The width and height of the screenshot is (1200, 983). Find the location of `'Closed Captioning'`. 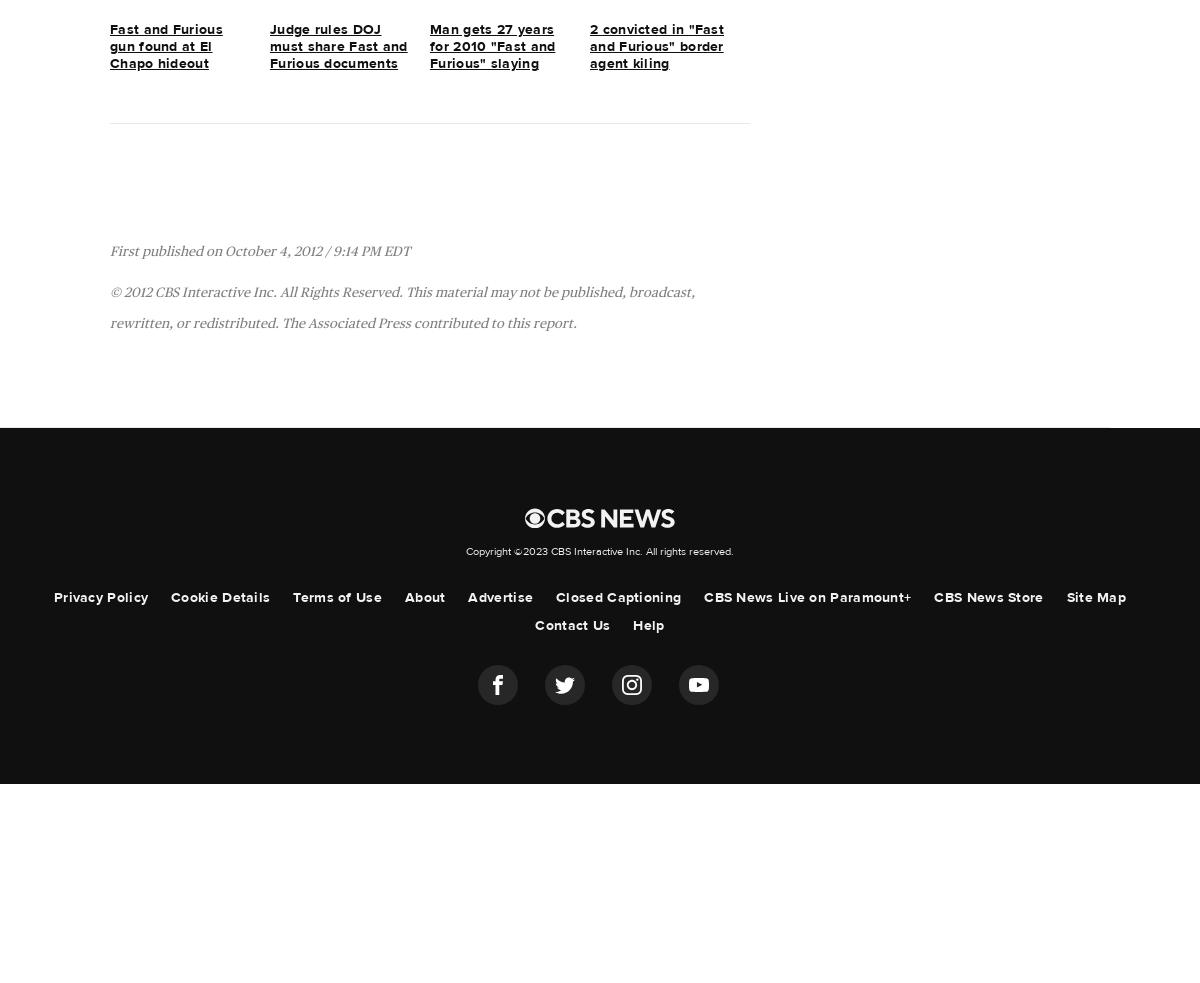

'Closed Captioning' is located at coordinates (618, 597).